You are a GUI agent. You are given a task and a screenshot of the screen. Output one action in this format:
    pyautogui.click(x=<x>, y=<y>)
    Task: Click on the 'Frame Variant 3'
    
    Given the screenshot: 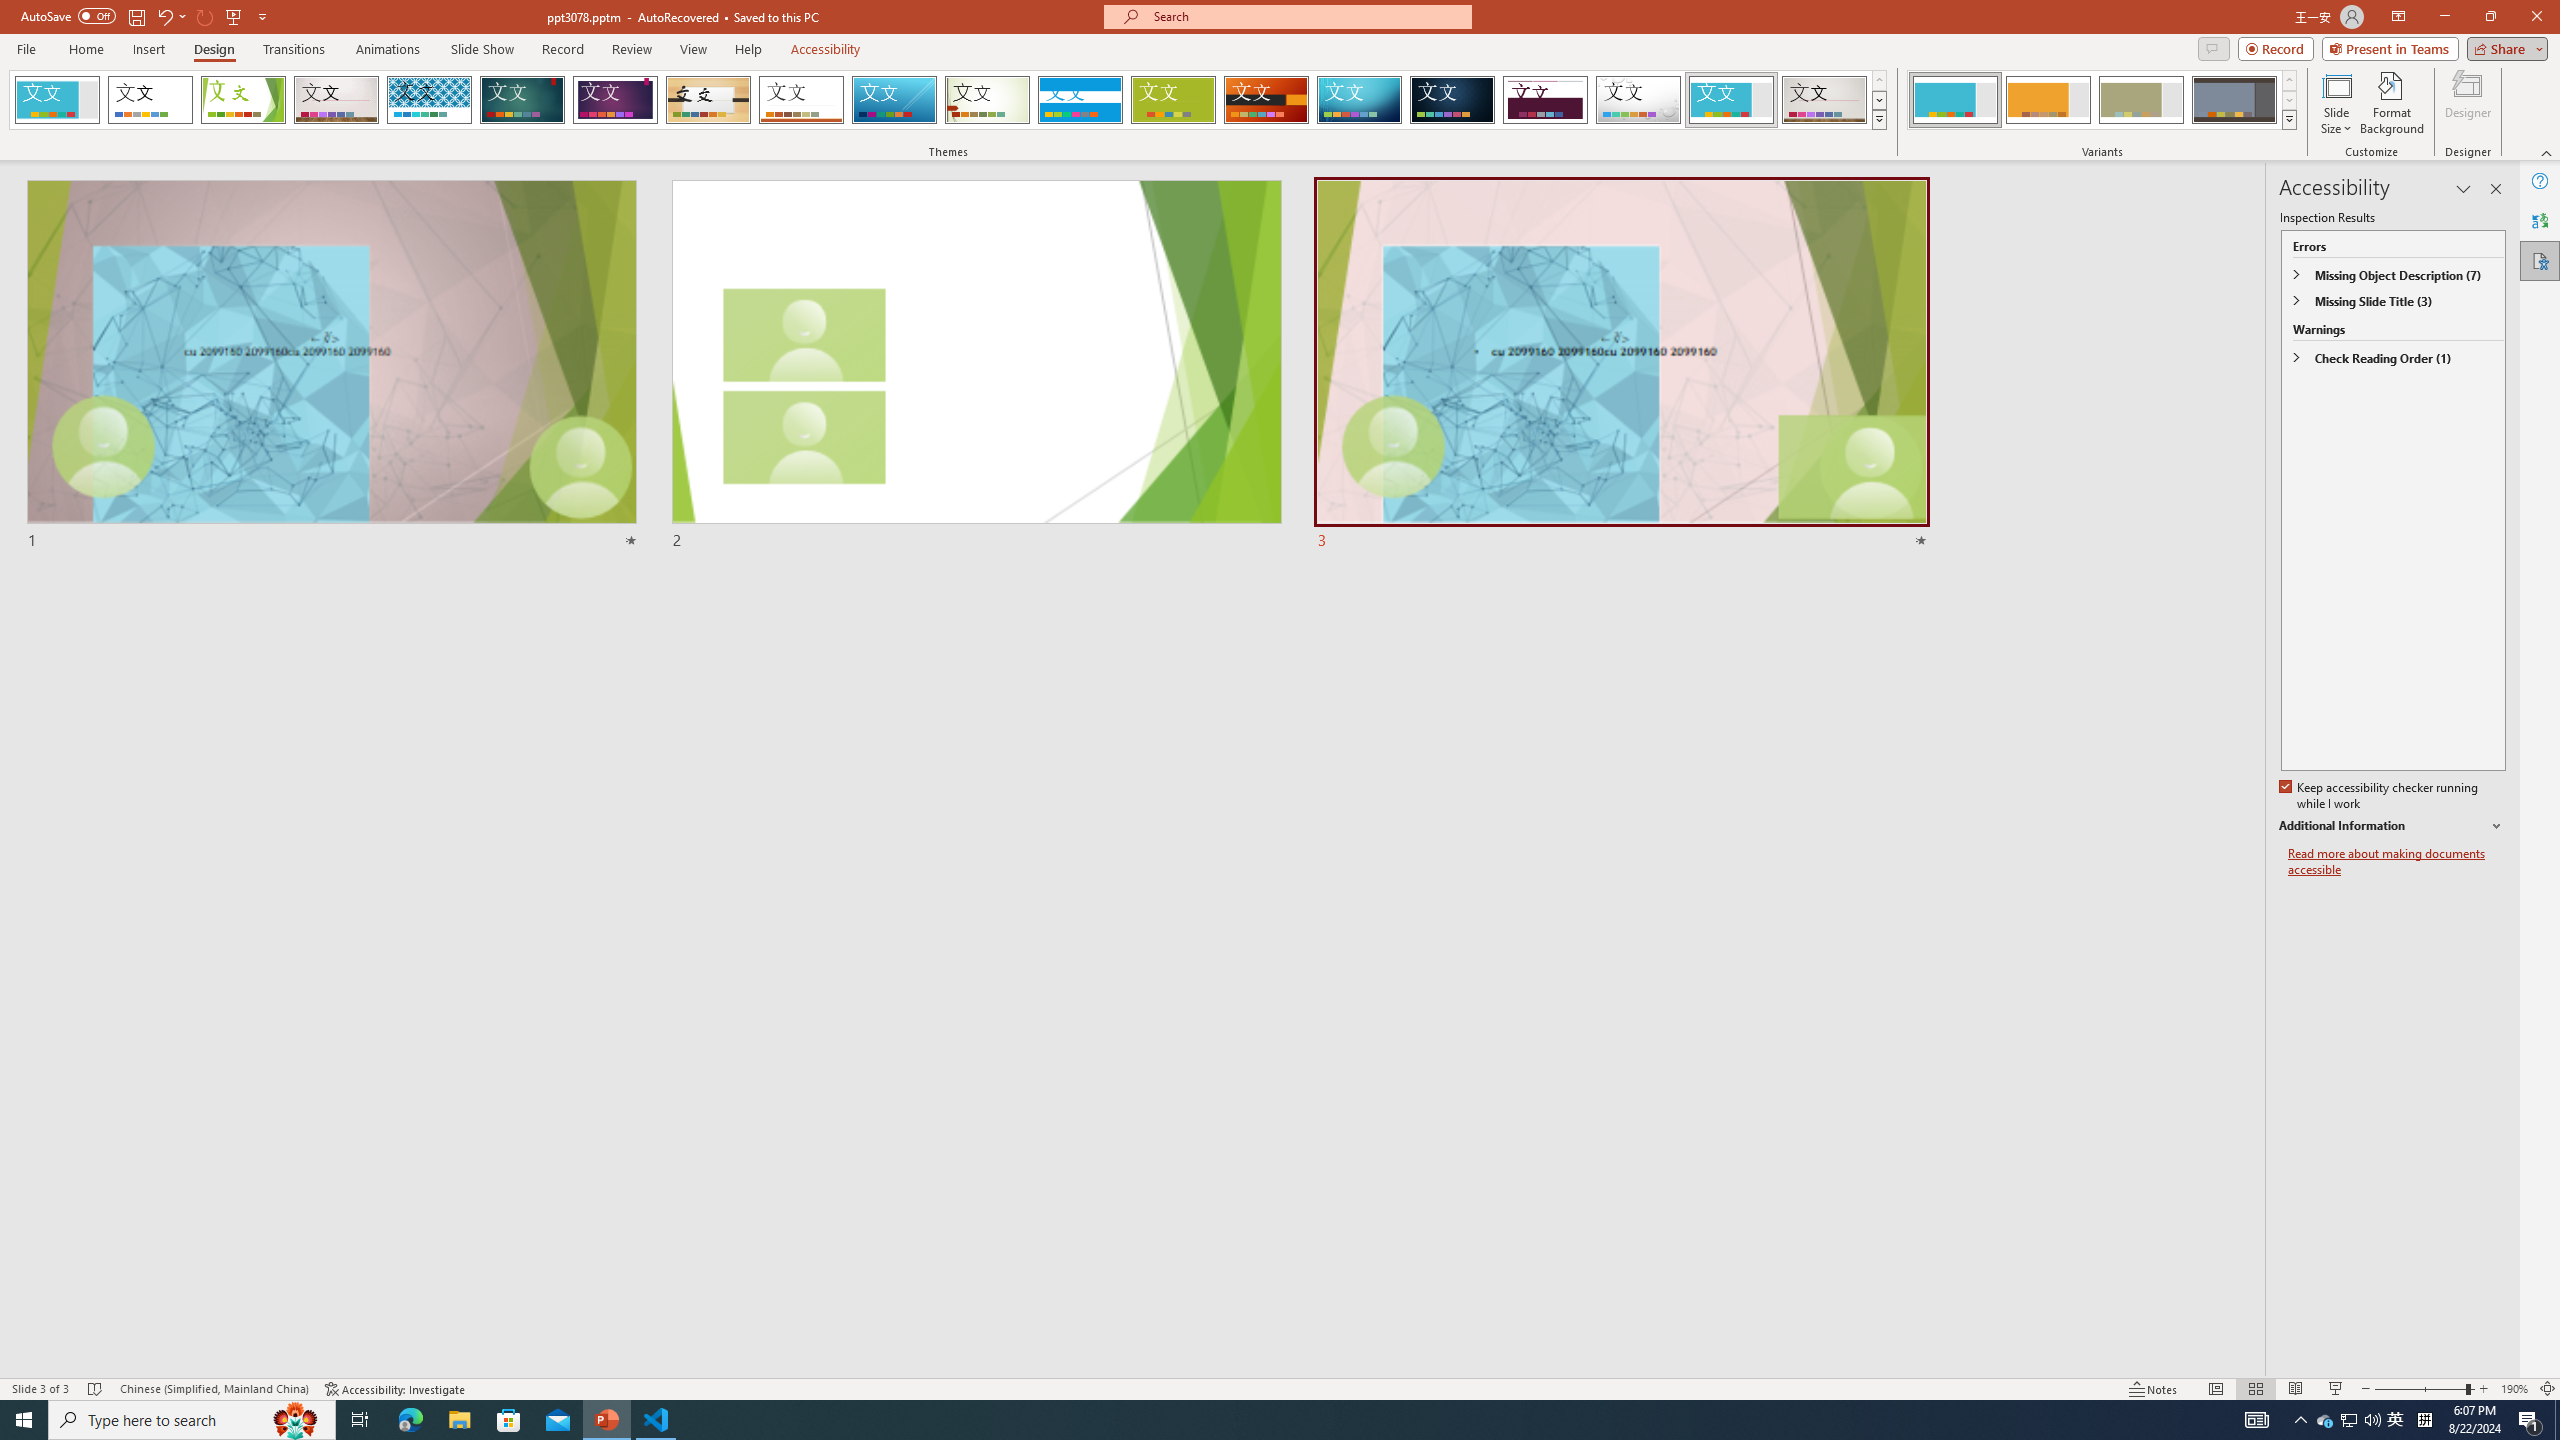 What is the action you would take?
    pyautogui.click(x=2140, y=99)
    